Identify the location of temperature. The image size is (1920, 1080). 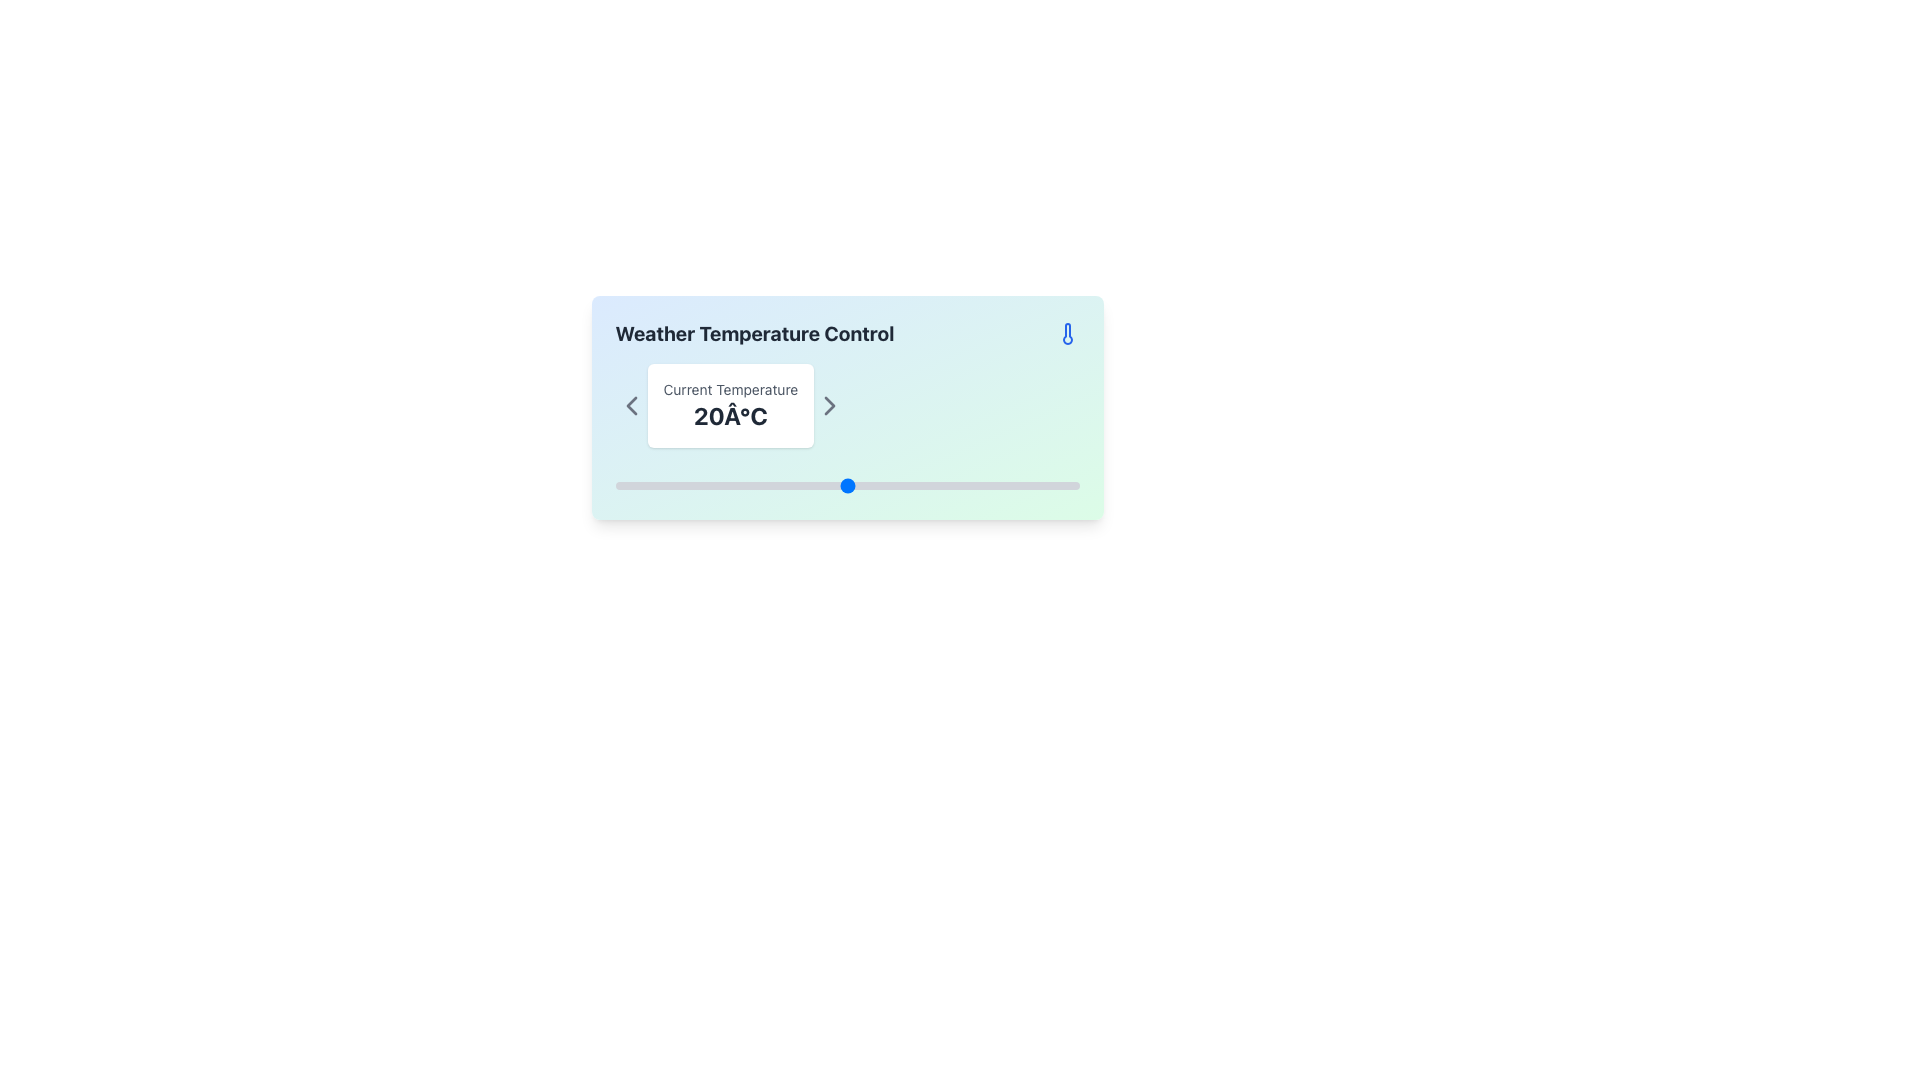
(1066, 486).